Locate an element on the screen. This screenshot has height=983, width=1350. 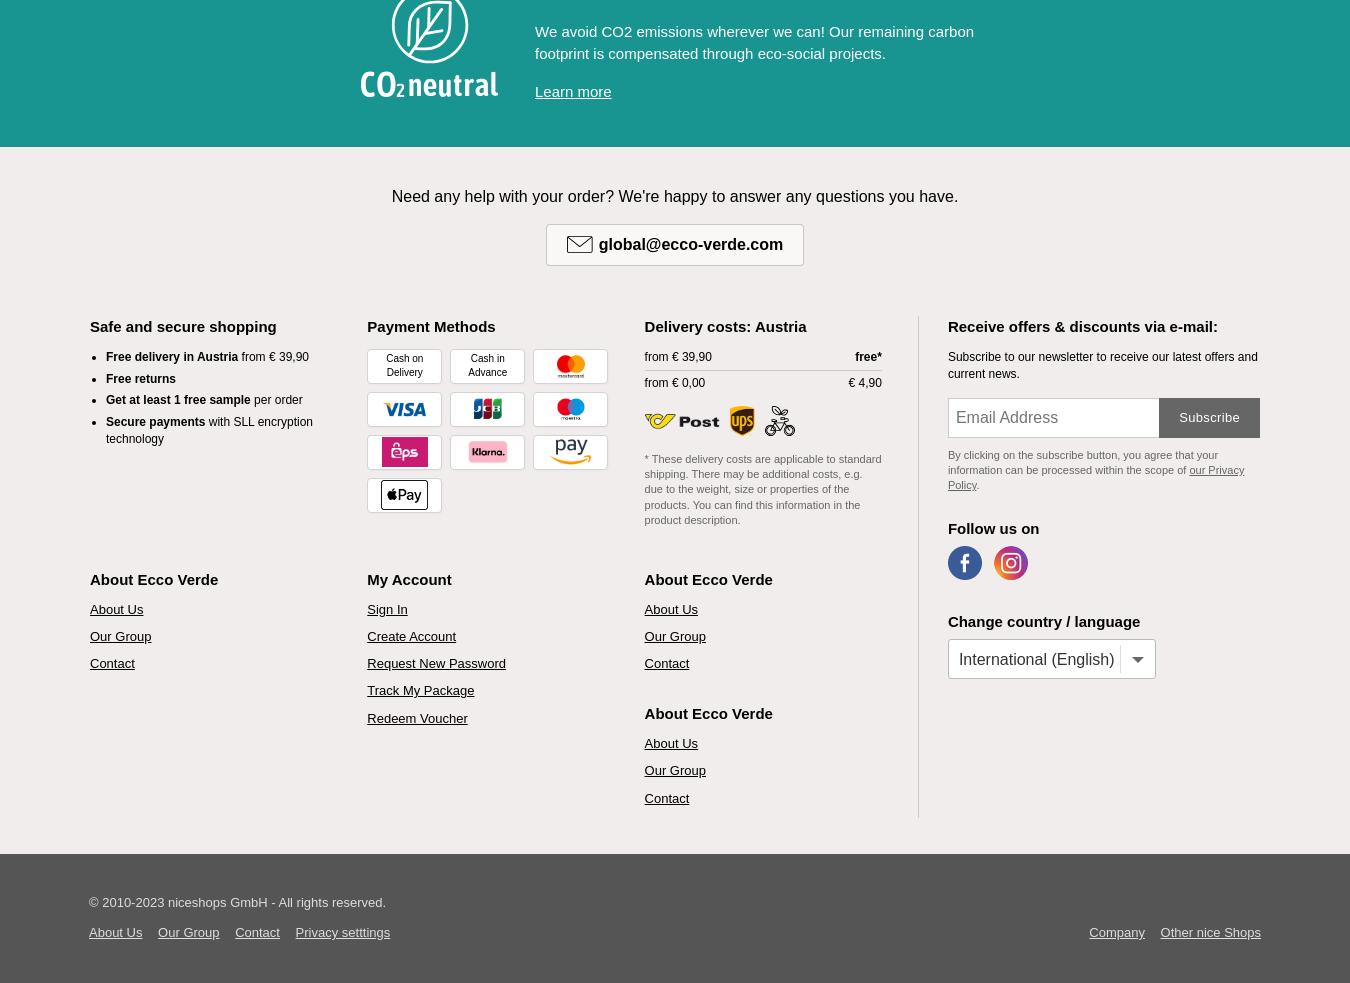
'Track My Package' is located at coordinates (367, 689).